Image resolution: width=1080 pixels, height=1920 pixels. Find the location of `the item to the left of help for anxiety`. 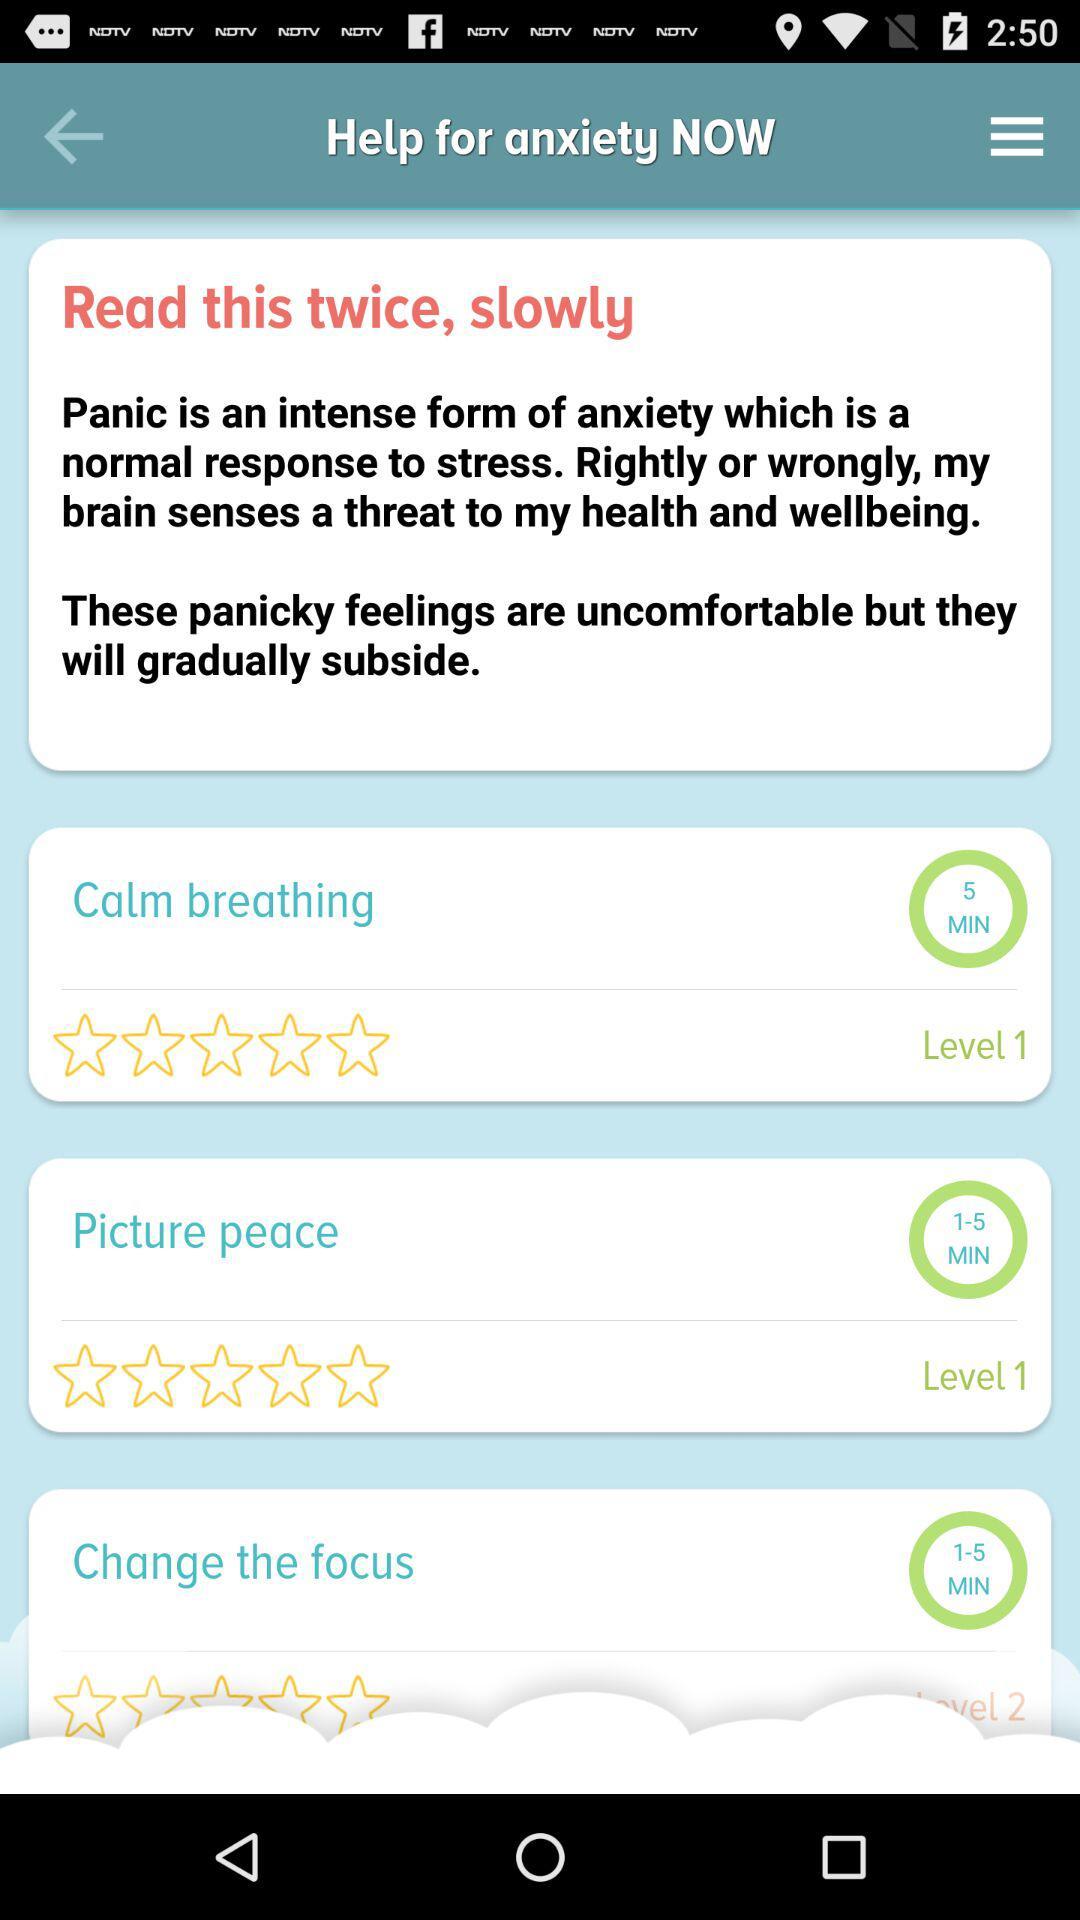

the item to the left of help for anxiety is located at coordinates (72, 135).